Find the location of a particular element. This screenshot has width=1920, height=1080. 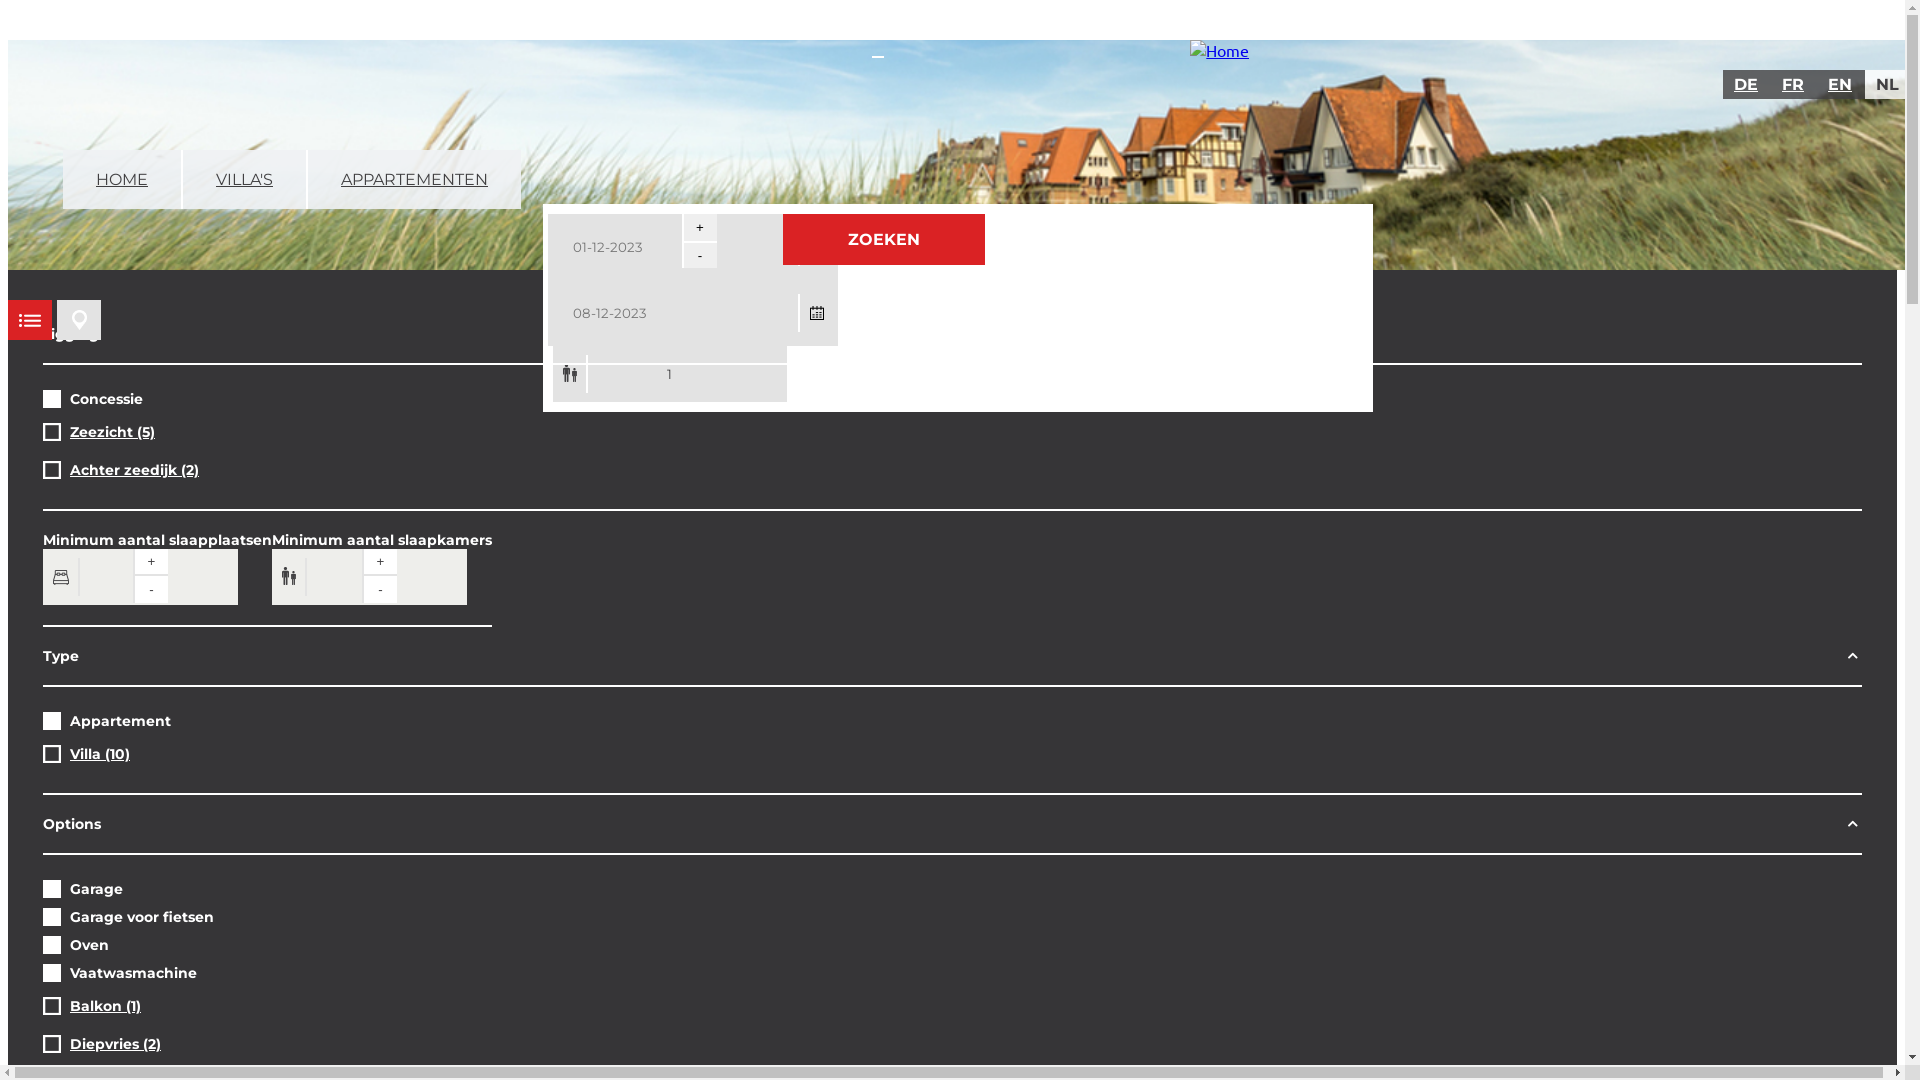

'Zeezicht (5) is located at coordinates (111, 431).